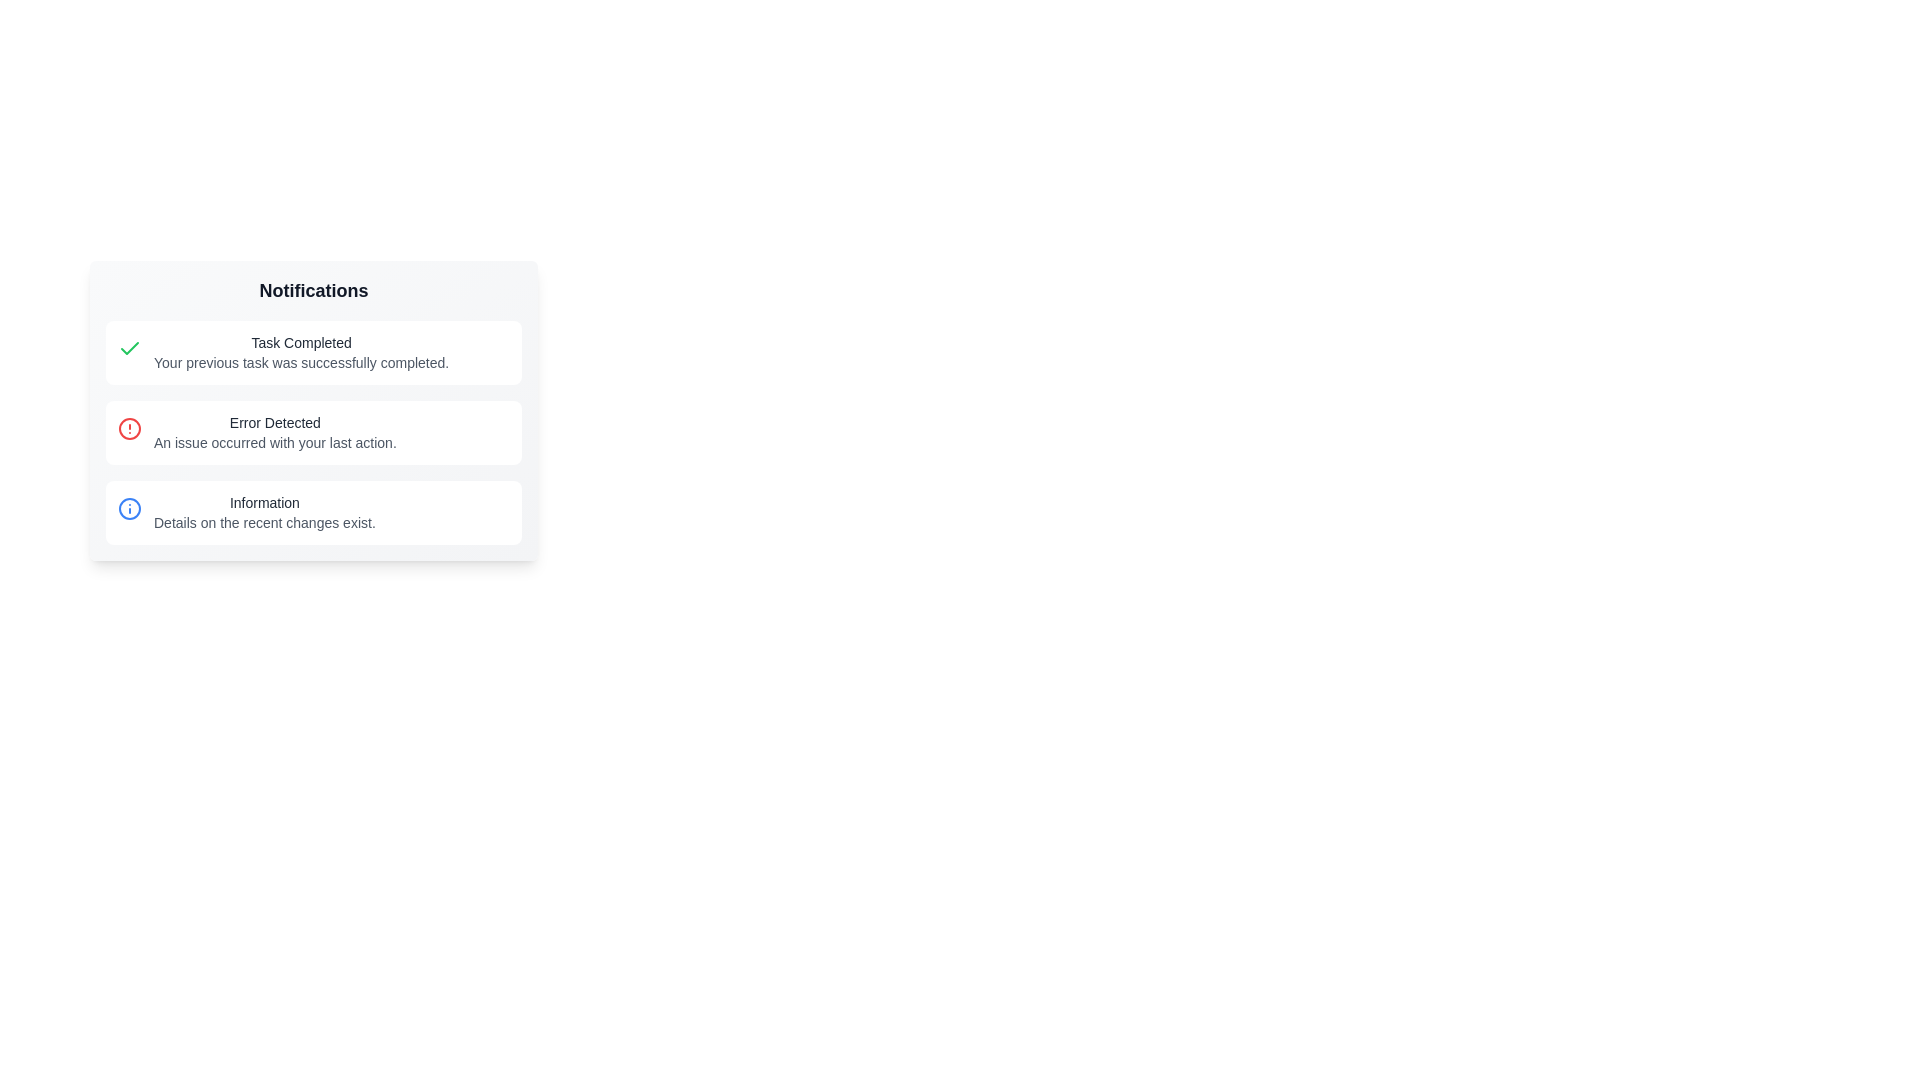  Describe the element at coordinates (274, 422) in the screenshot. I see `the error notification Text Label located in the 'Error Detected' section, above the description 'An issue occurred with your last action.'` at that location.